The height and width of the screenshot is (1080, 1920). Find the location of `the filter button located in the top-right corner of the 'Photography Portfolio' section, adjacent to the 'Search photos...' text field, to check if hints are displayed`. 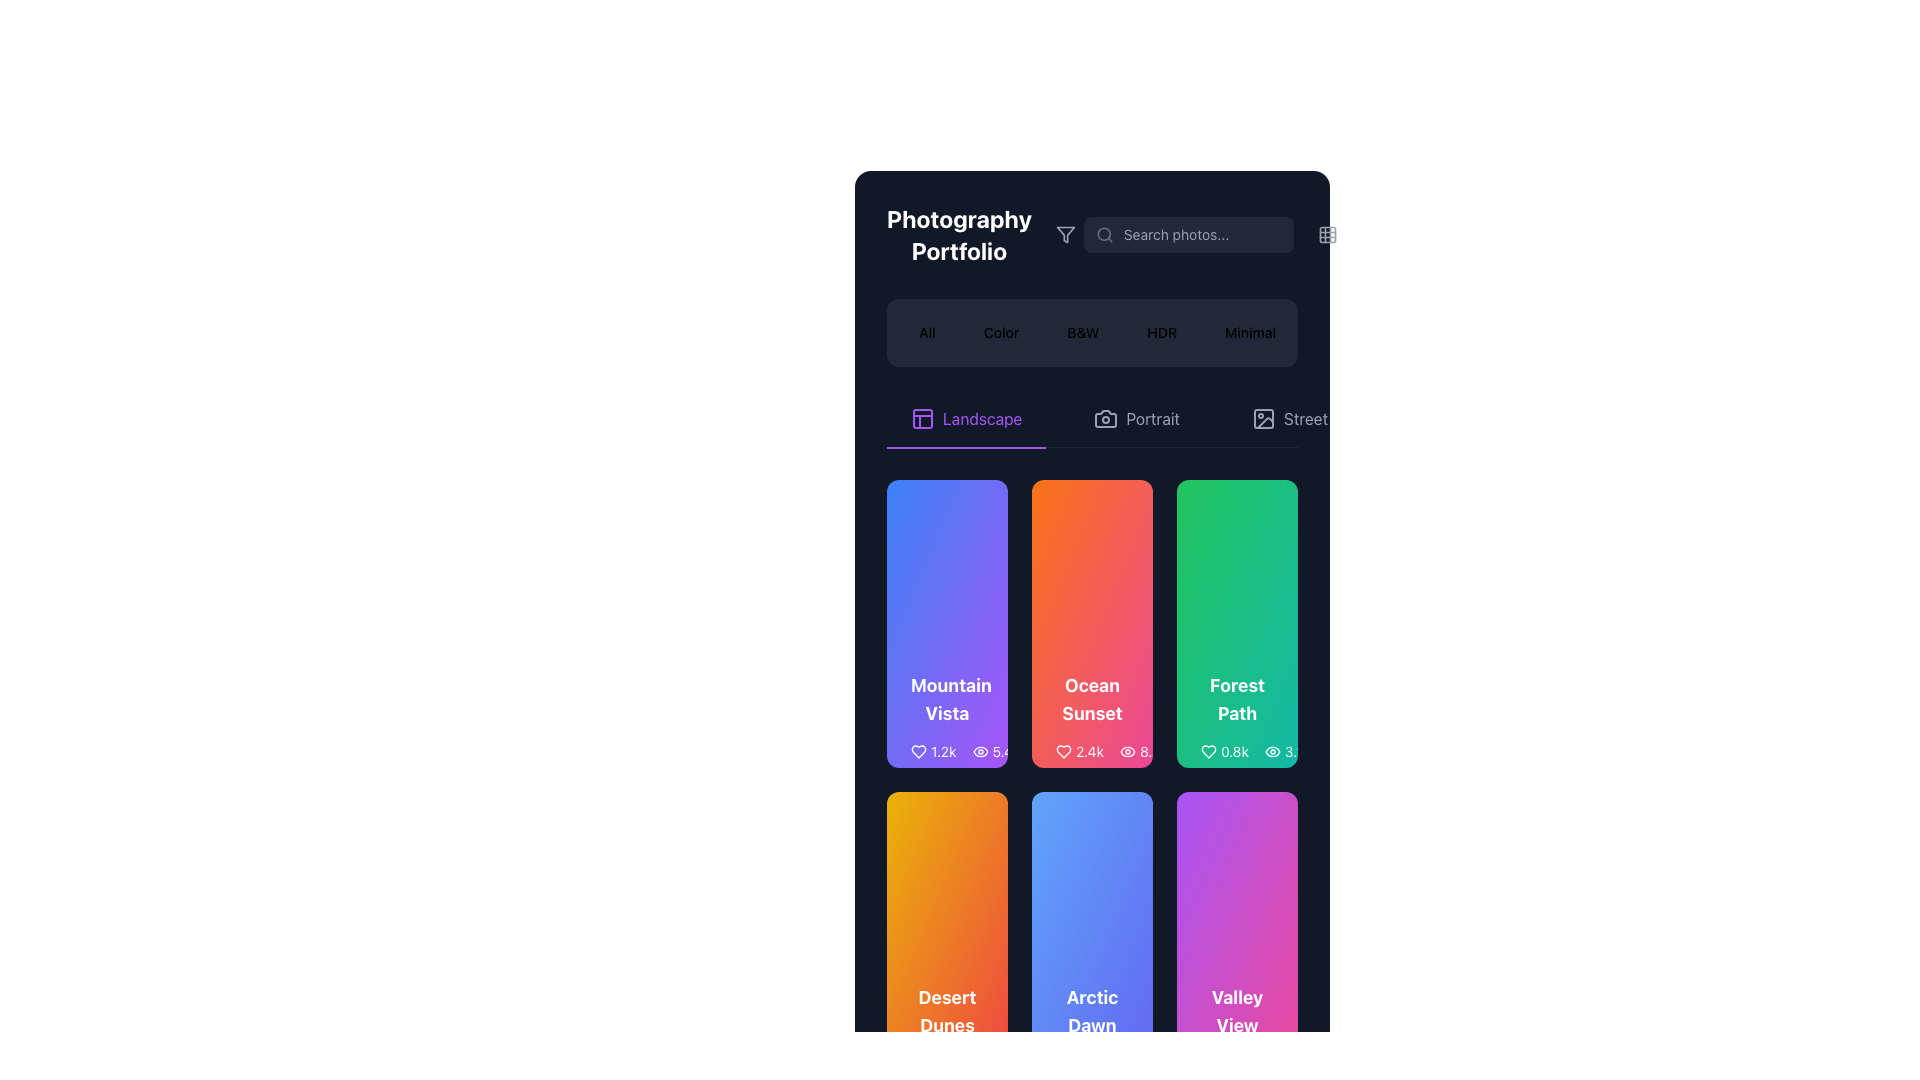

the filter button located in the top-right corner of the 'Photography Portfolio' section, adjacent to the 'Search photos...' text field, to check if hints are displayed is located at coordinates (1064, 234).